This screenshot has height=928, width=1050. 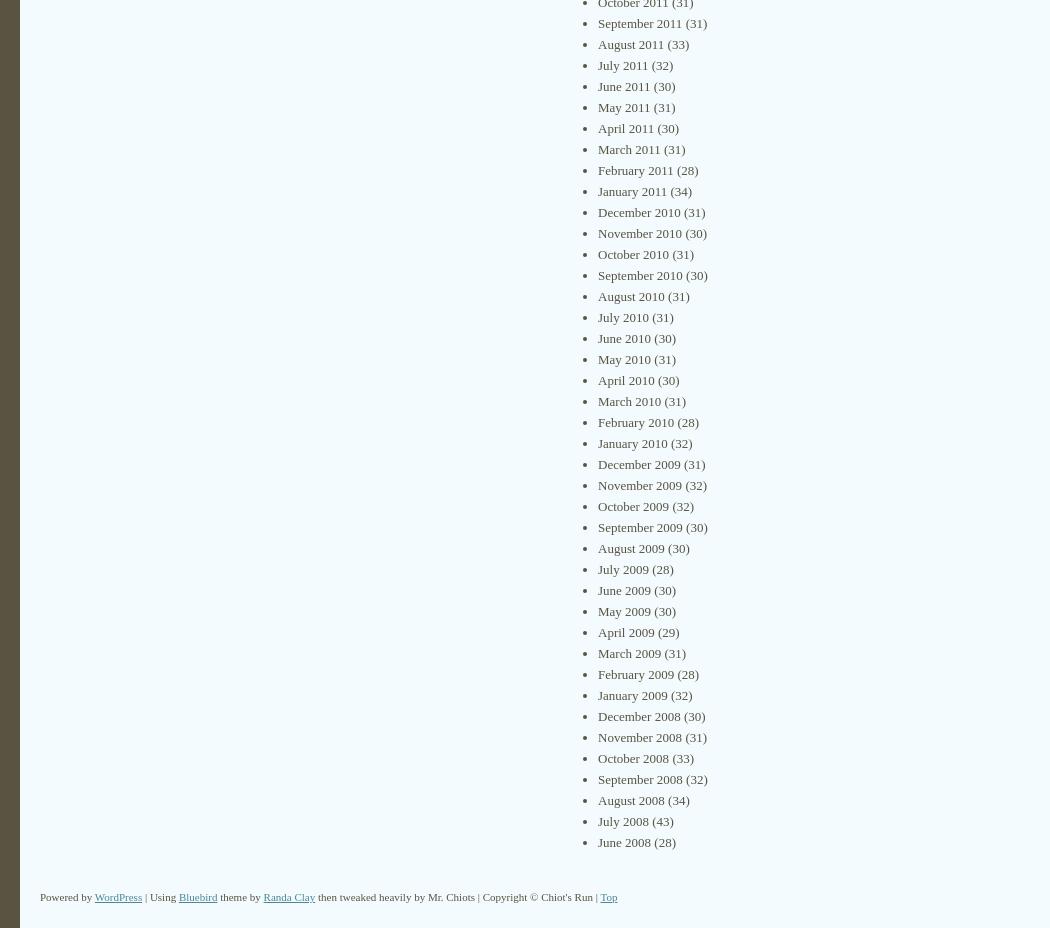 I want to click on 'August 2009', so click(x=631, y=547).